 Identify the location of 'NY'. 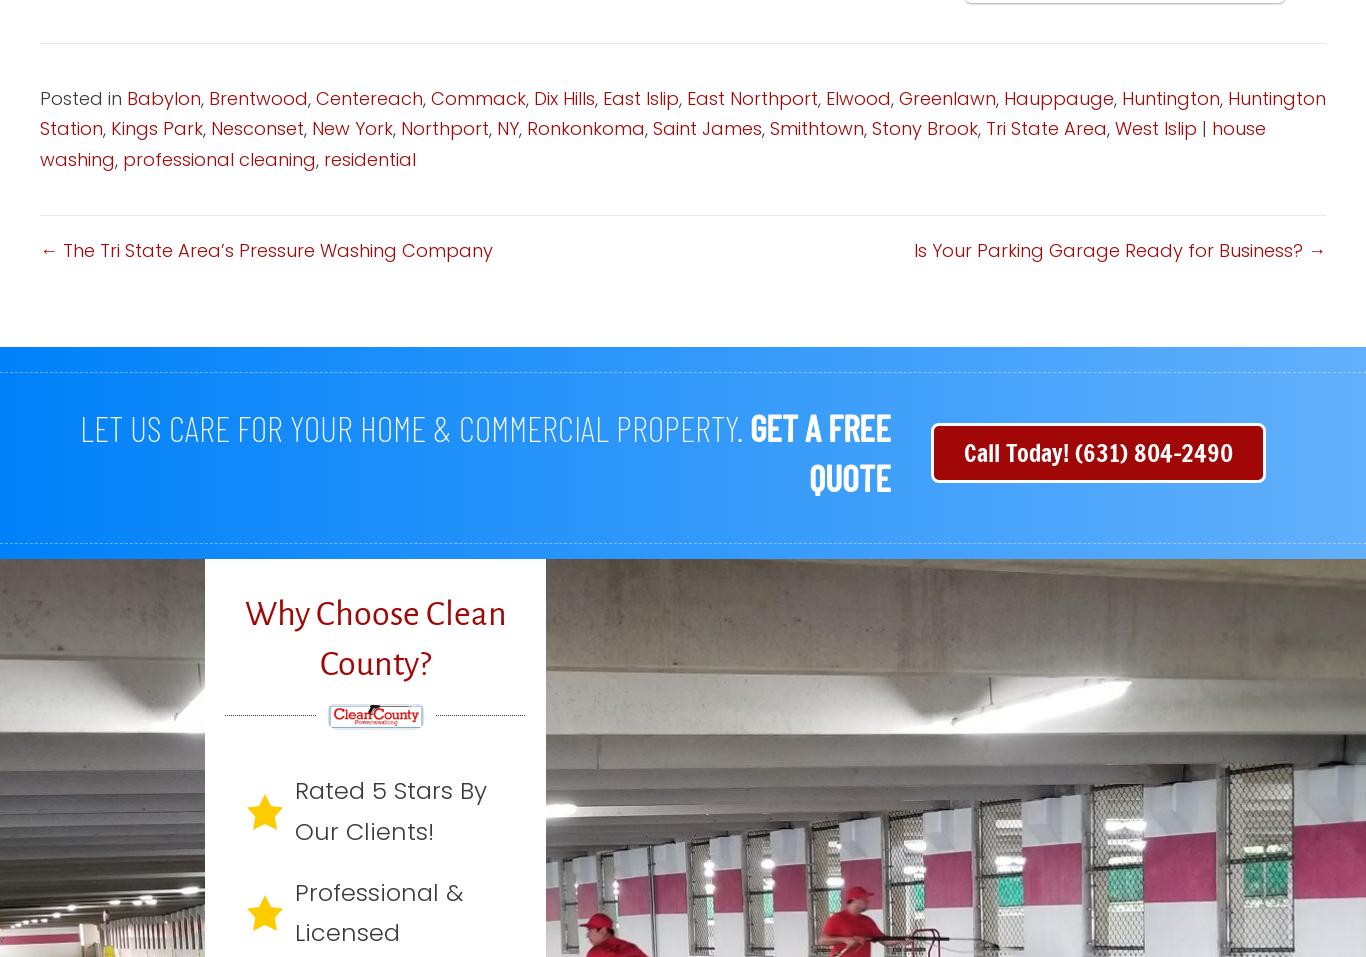
(496, 128).